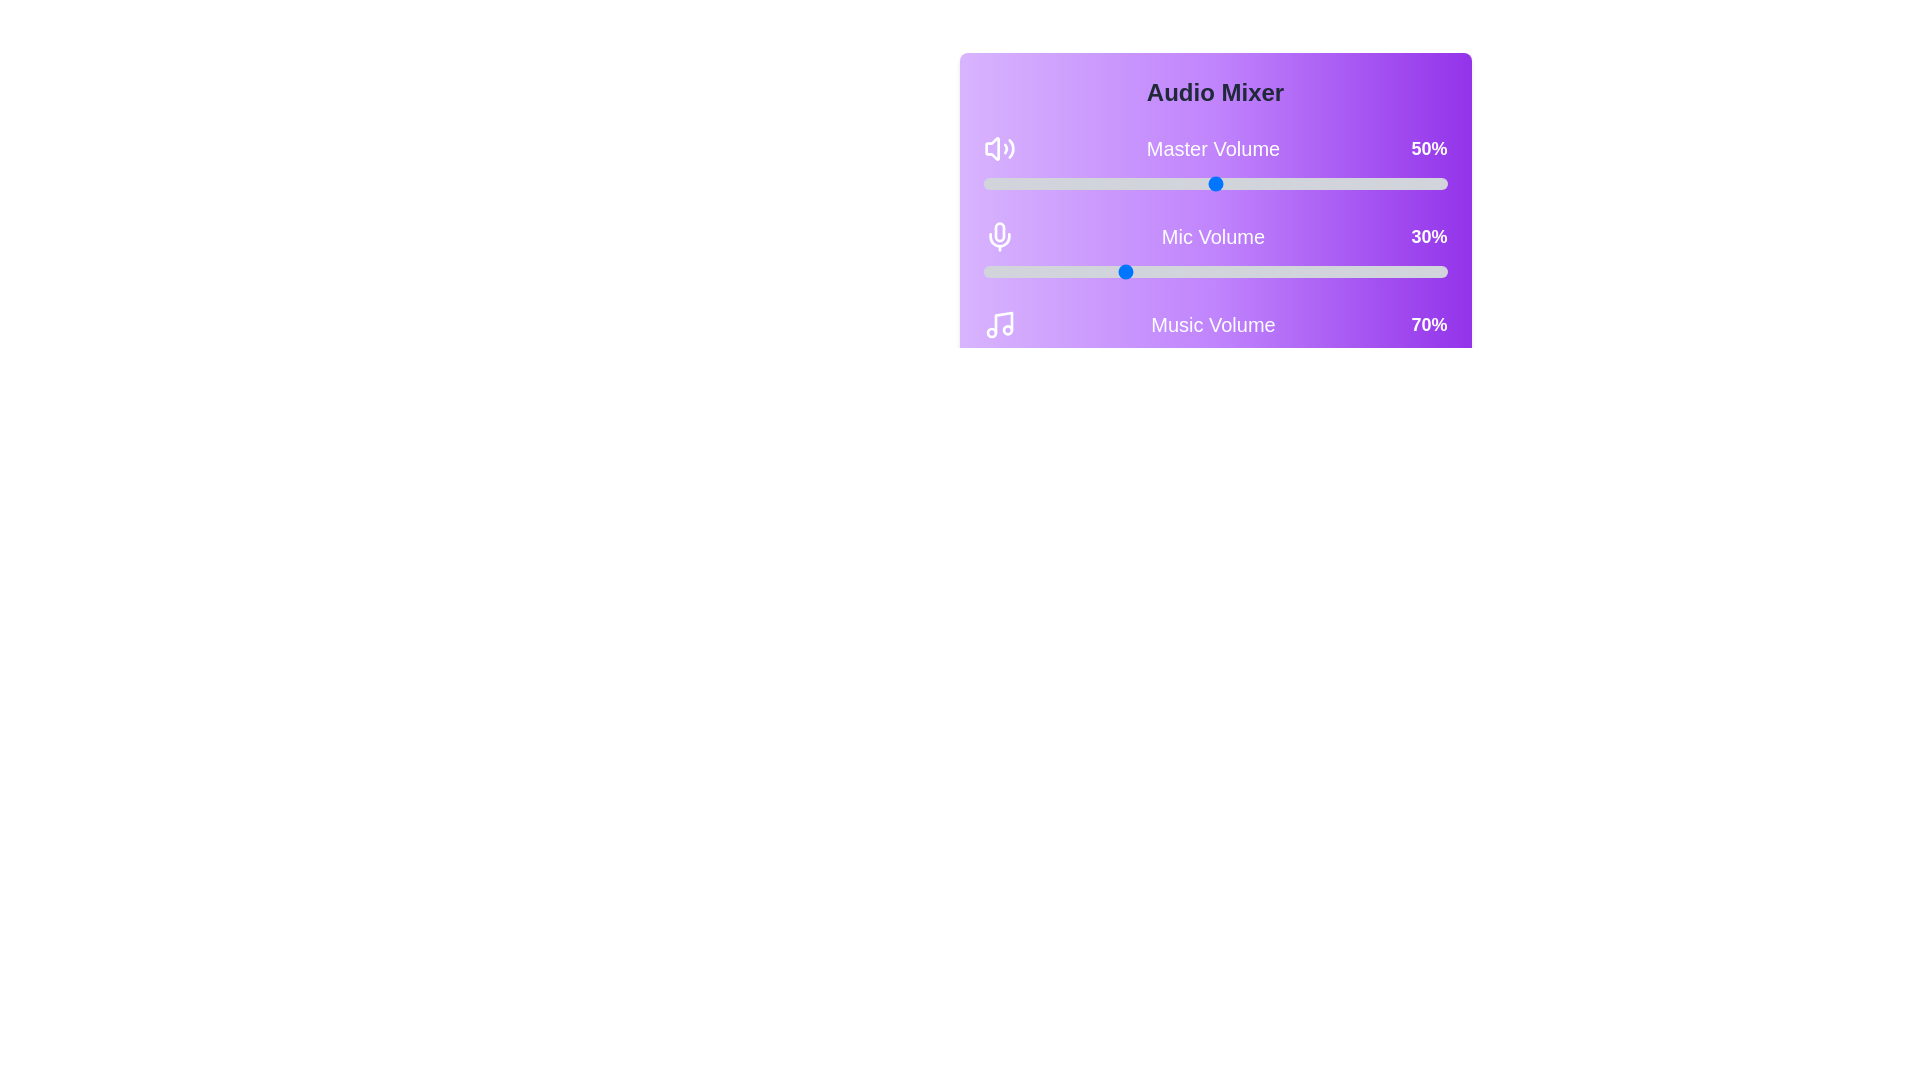 The image size is (1920, 1080). I want to click on the microphone volume level indicator displaying '30%' in the Audio Mixer interface, located between the Master Volume and Music Volume controls, so click(1214, 235).